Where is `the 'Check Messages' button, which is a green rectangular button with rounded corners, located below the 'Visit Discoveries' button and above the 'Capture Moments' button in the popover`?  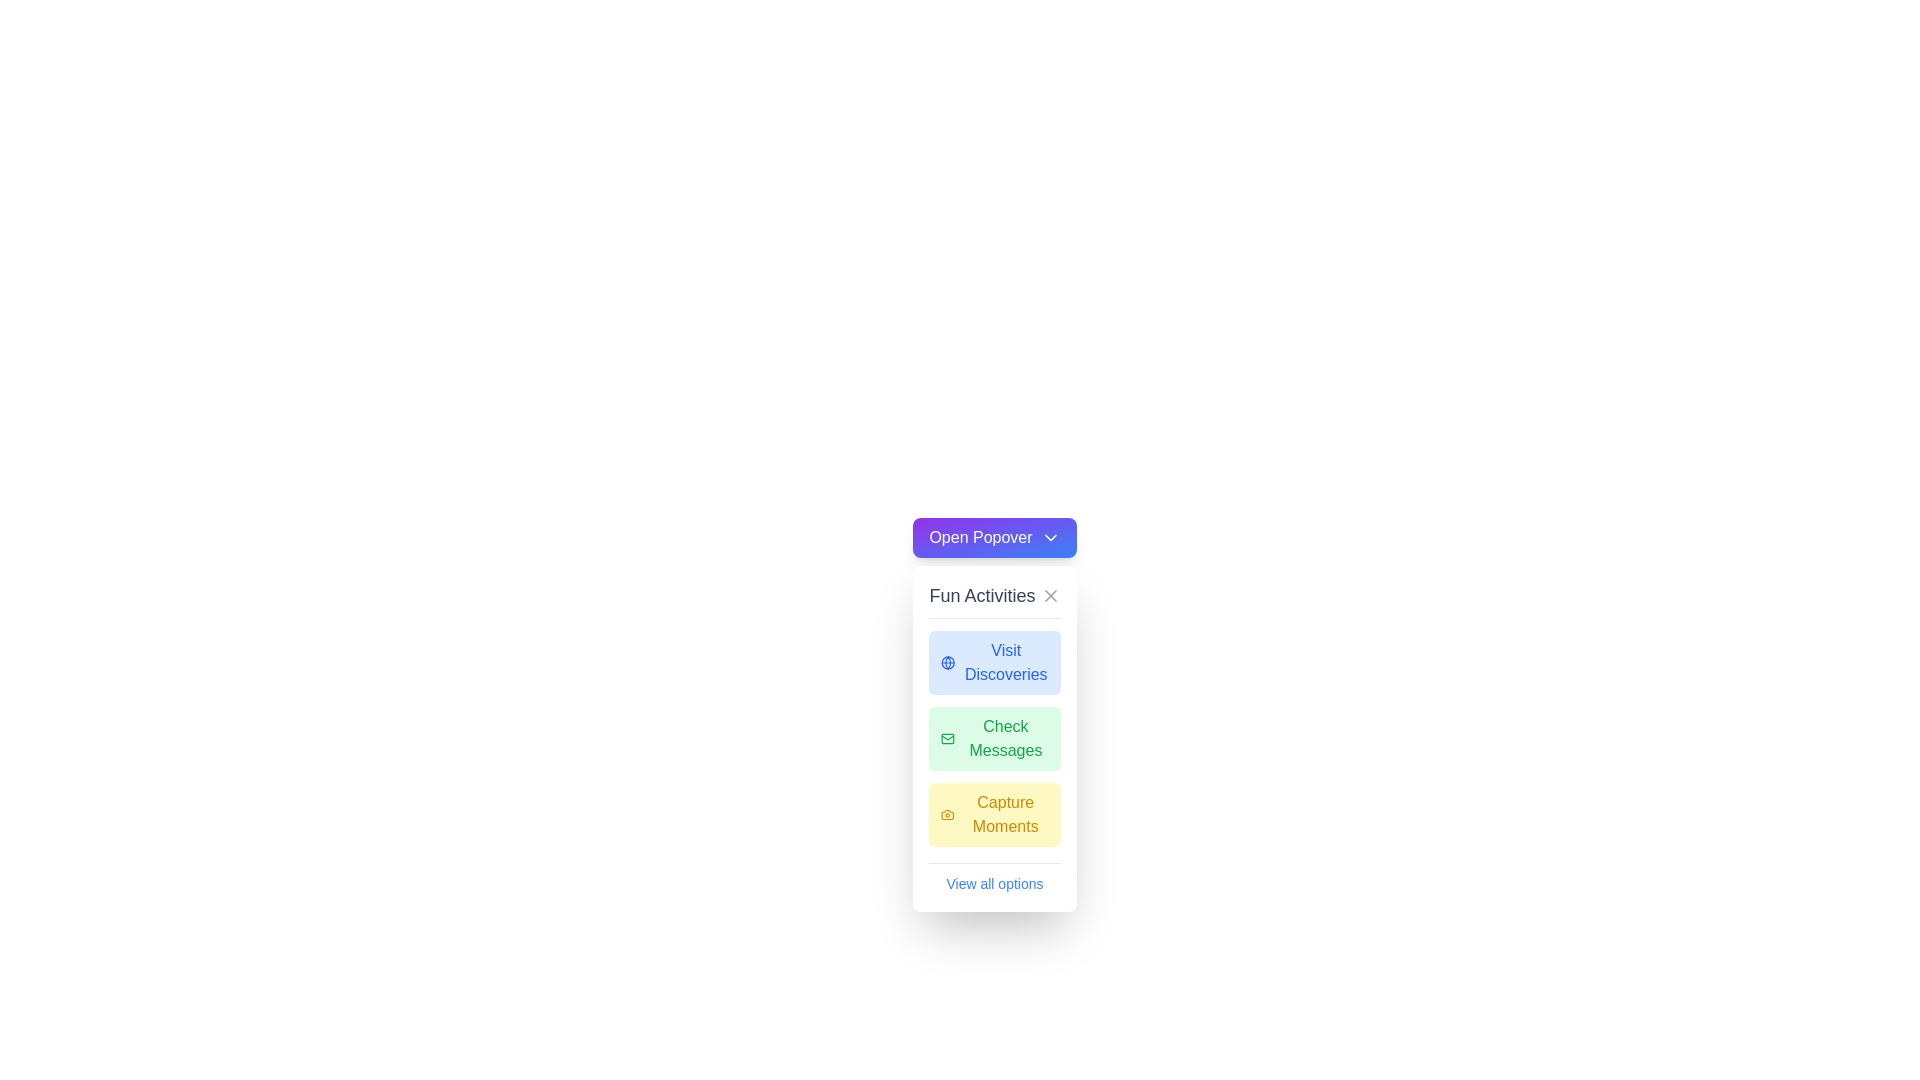 the 'Check Messages' button, which is a green rectangular button with rounded corners, located below the 'Visit Discoveries' button and above the 'Capture Moments' button in the popover is located at coordinates (994, 739).